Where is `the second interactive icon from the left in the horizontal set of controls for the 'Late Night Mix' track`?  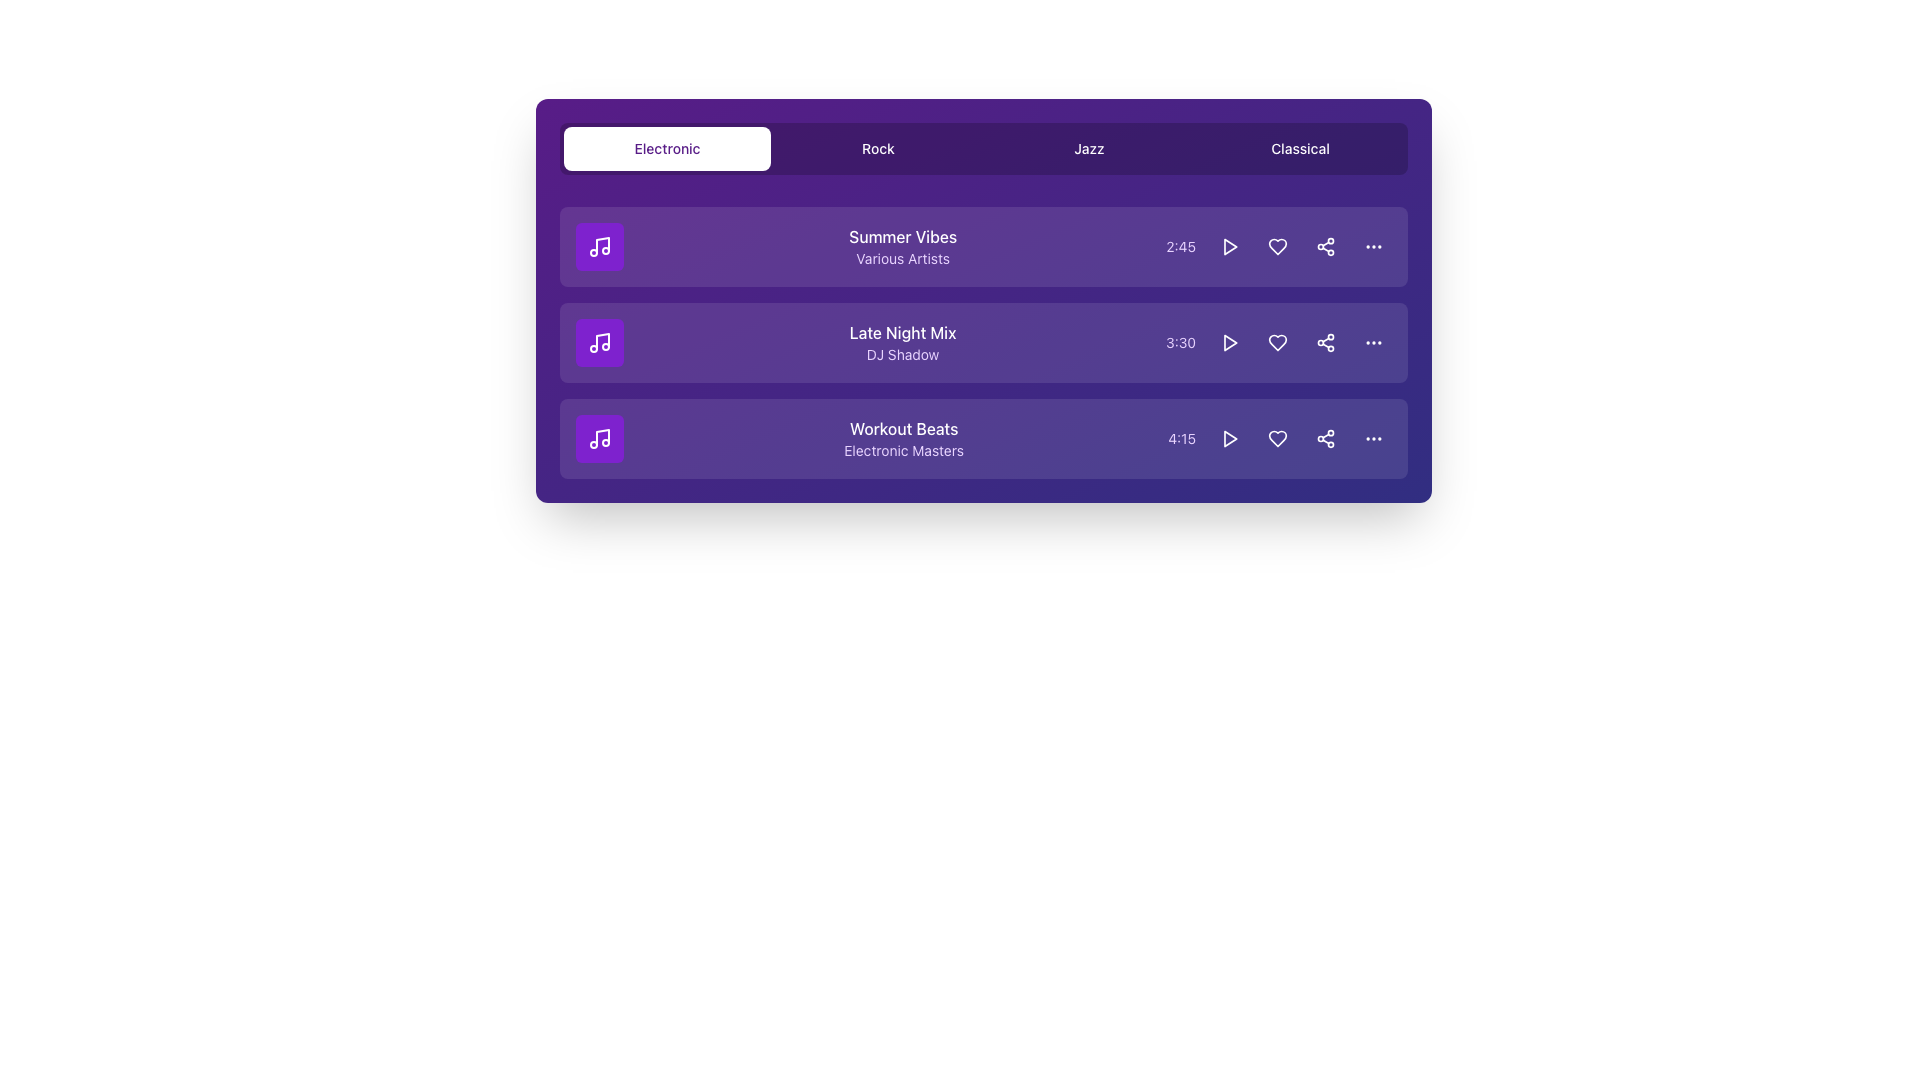
the second interactive icon from the left in the horizontal set of controls for the 'Late Night Mix' track is located at coordinates (1276, 342).